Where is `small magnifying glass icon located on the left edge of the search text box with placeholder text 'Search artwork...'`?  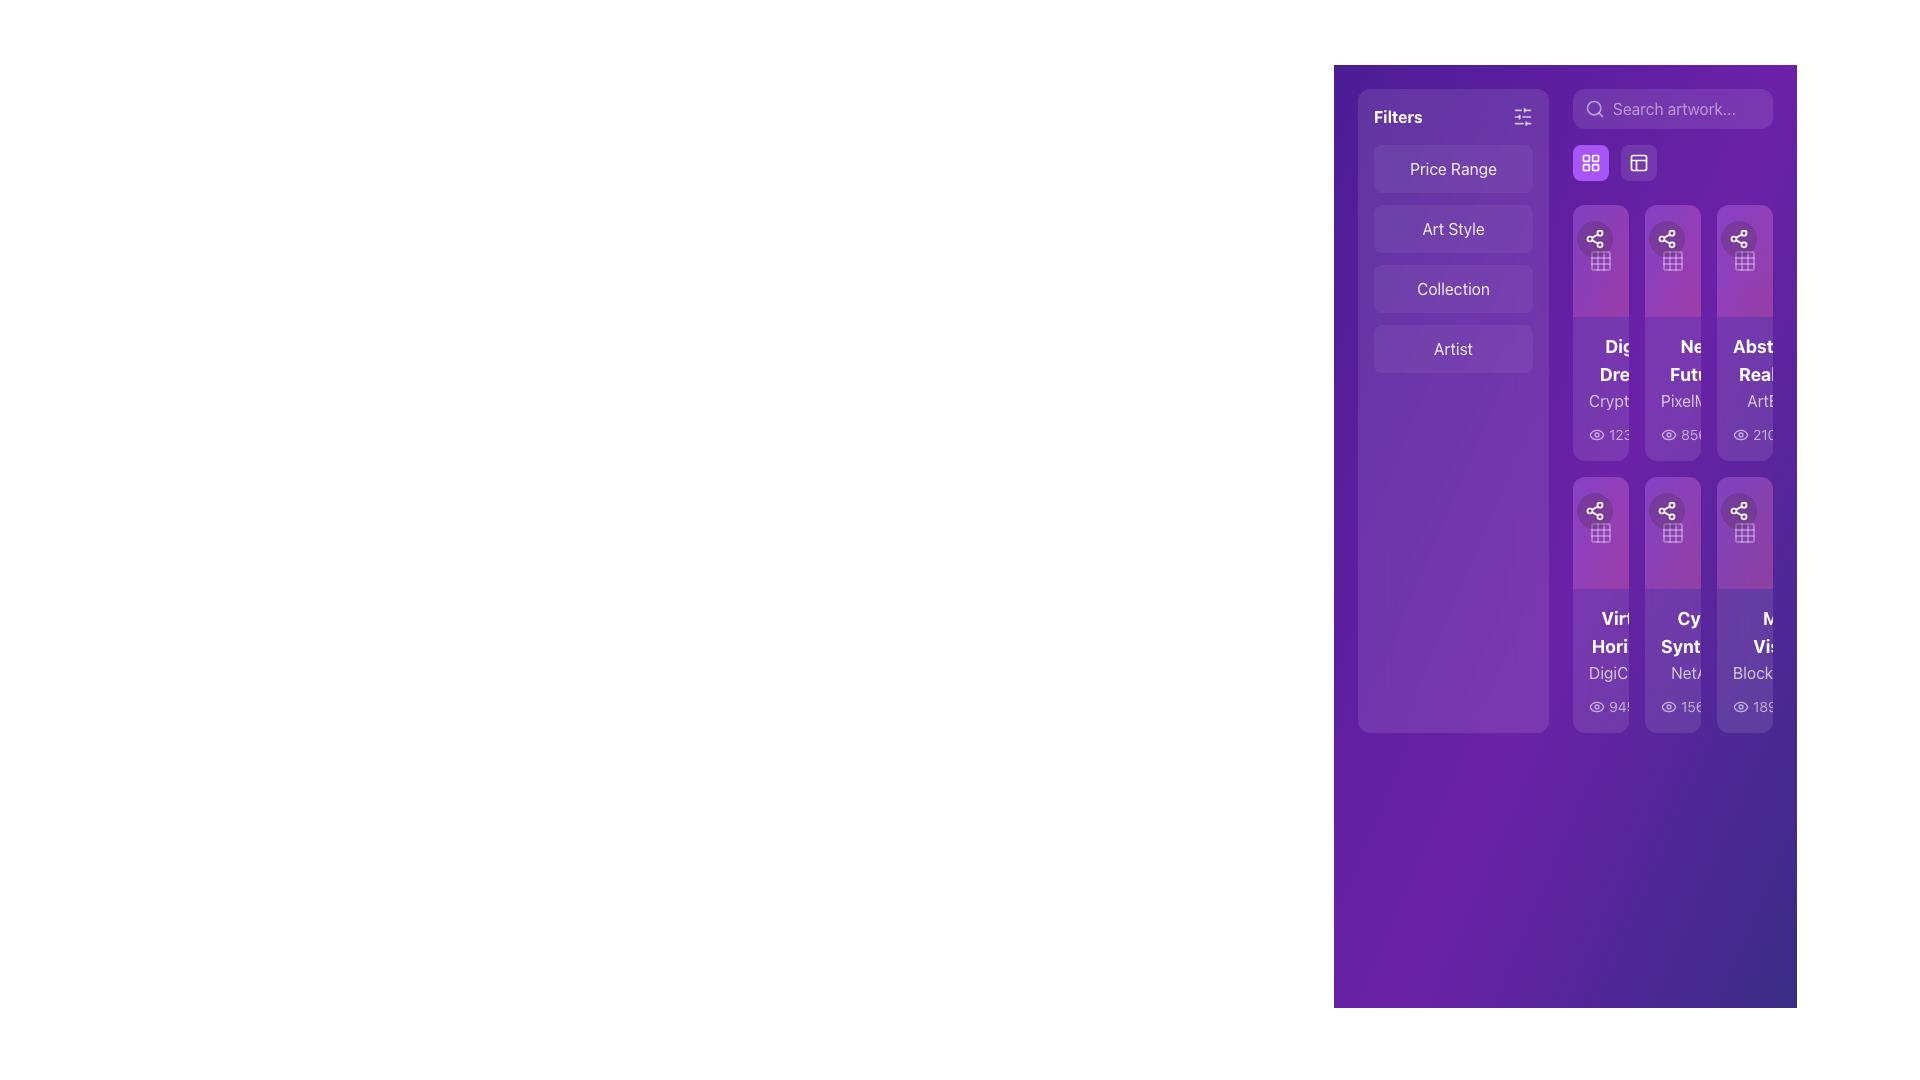
small magnifying glass icon located on the left edge of the search text box with placeholder text 'Search artwork...' is located at coordinates (1593, 108).